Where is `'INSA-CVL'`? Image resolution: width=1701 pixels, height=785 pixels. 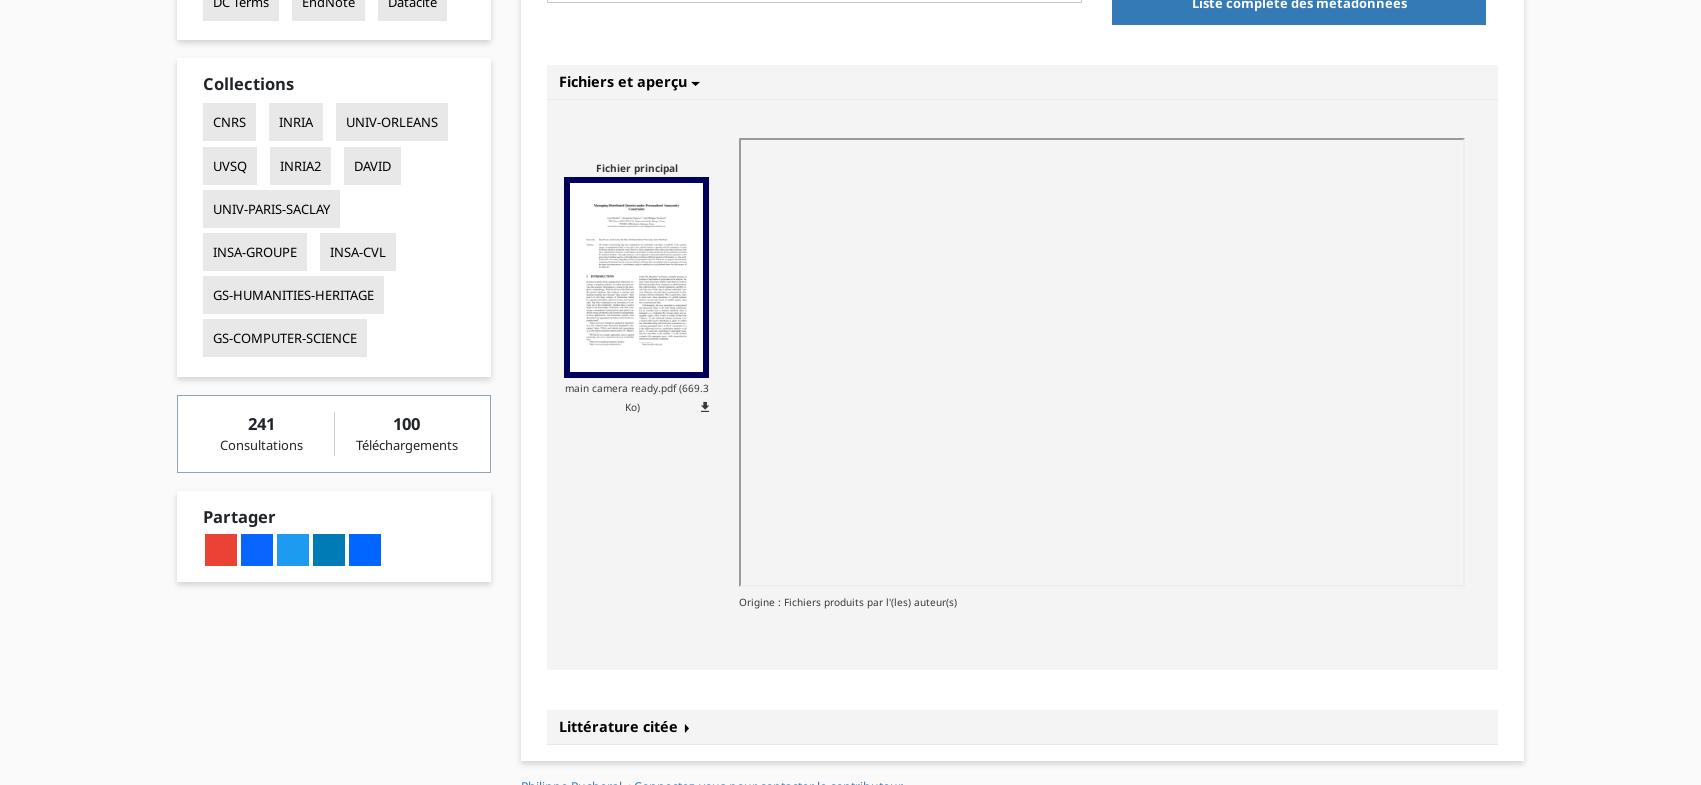
'INSA-CVL' is located at coordinates (357, 250).